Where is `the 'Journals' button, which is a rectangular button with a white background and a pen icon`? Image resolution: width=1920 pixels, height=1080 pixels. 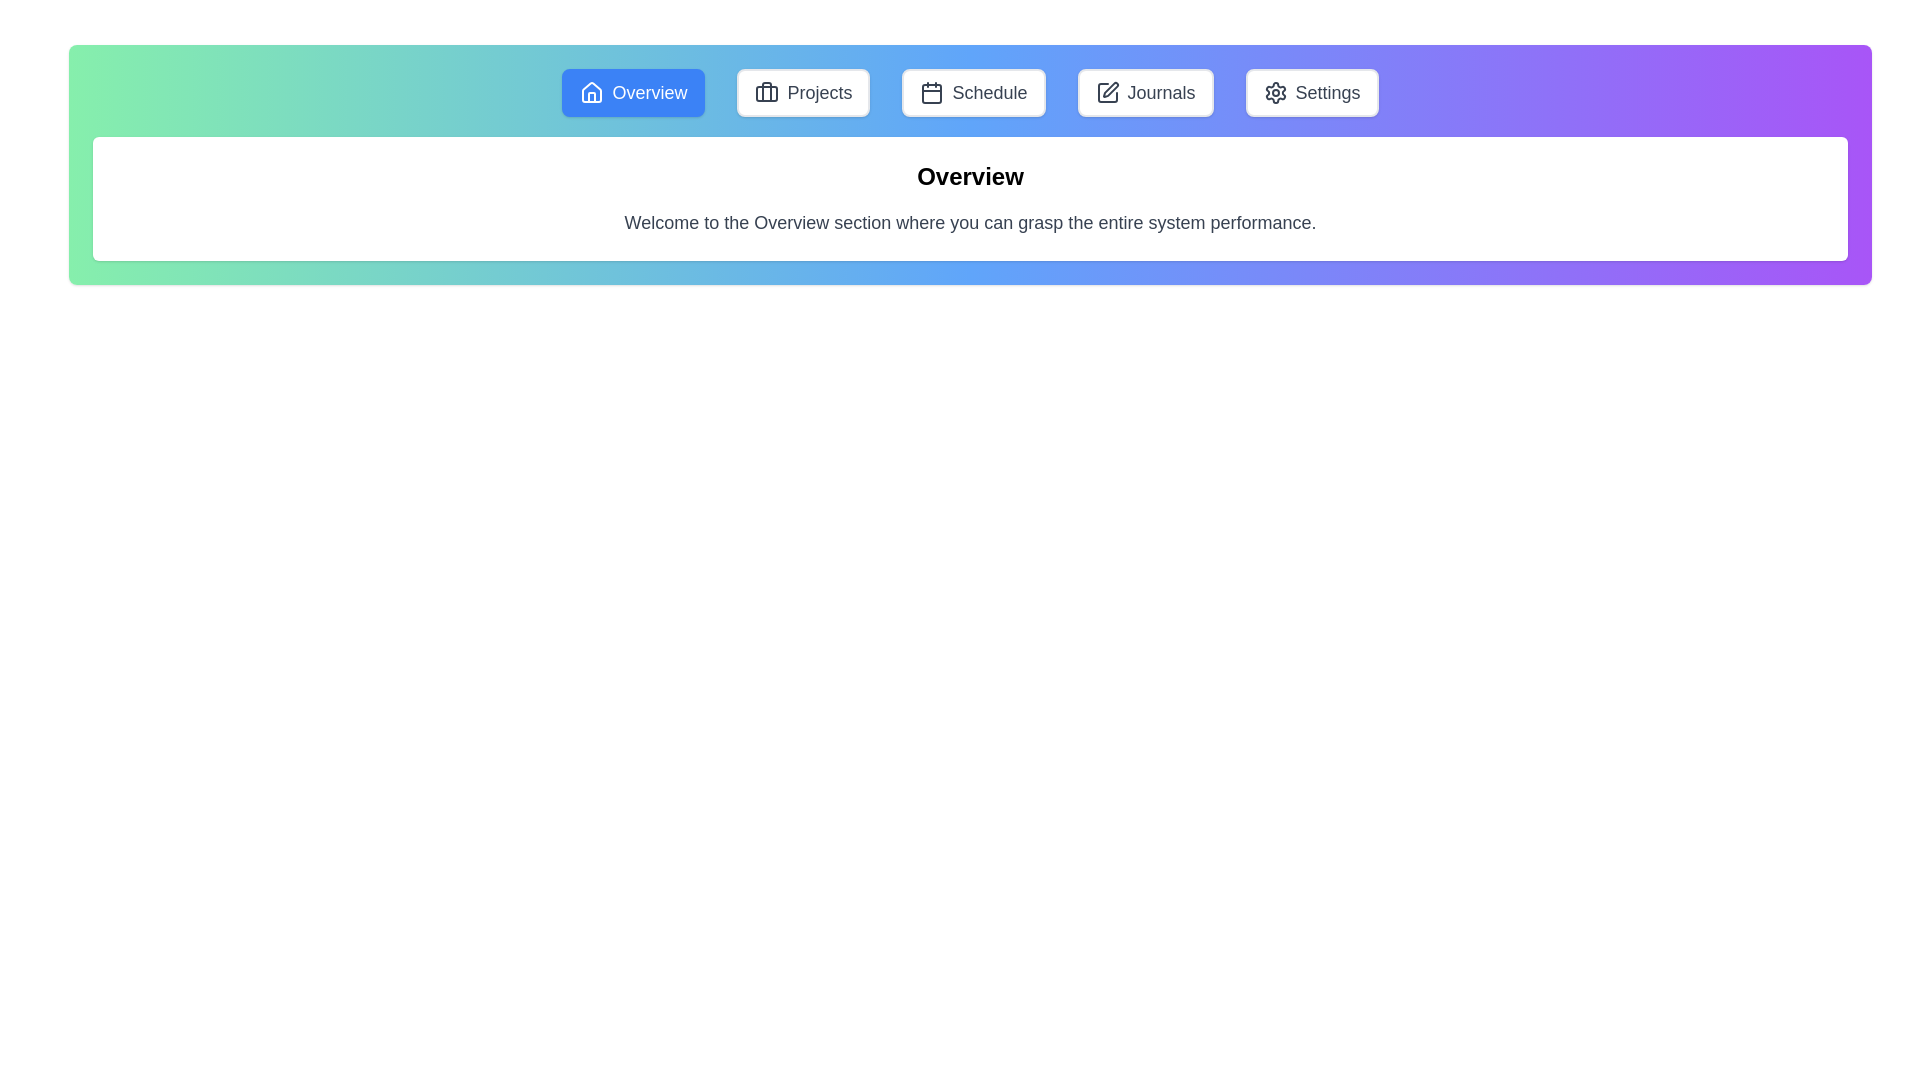 the 'Journals' button, which is a rectangular button with a white background and a pen icon is located at coordinates (1145, 92).